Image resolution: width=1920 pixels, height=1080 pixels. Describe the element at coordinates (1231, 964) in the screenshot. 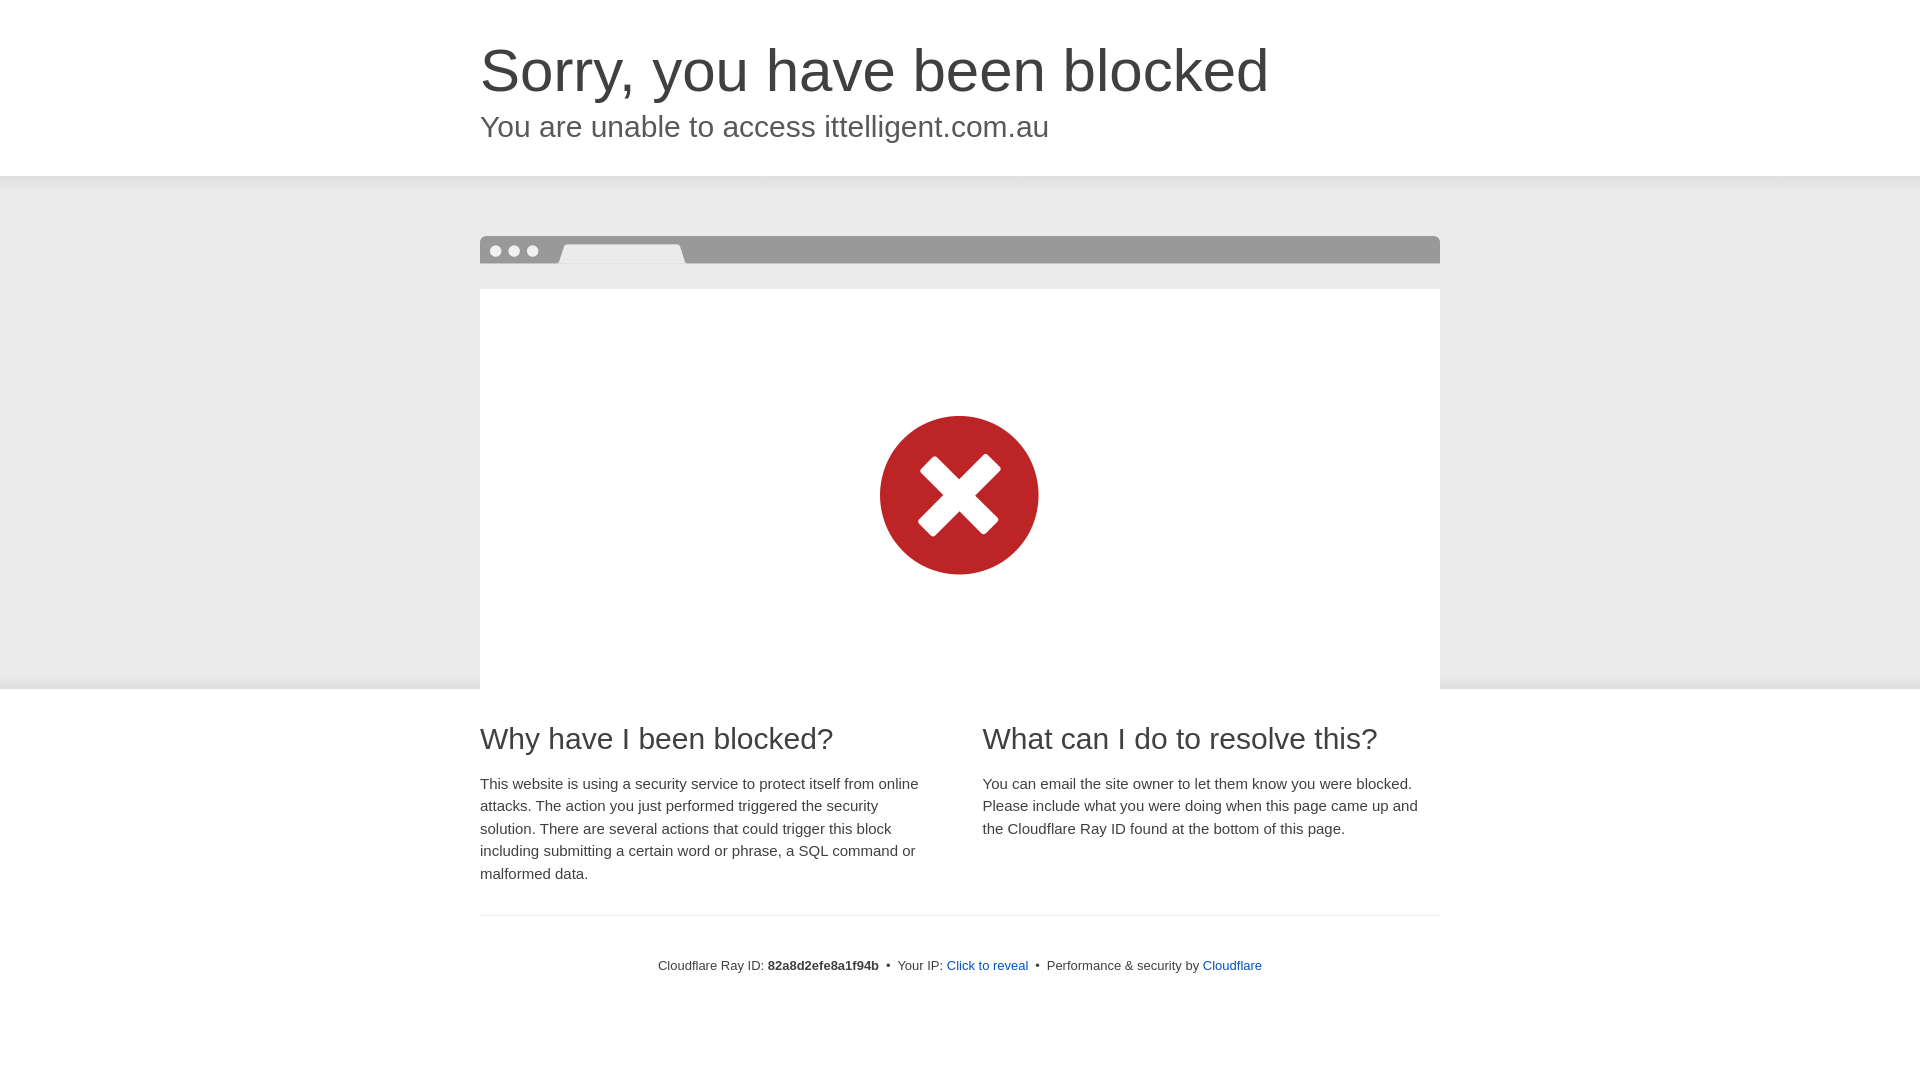

I see `'Cloudflare'` at that location.